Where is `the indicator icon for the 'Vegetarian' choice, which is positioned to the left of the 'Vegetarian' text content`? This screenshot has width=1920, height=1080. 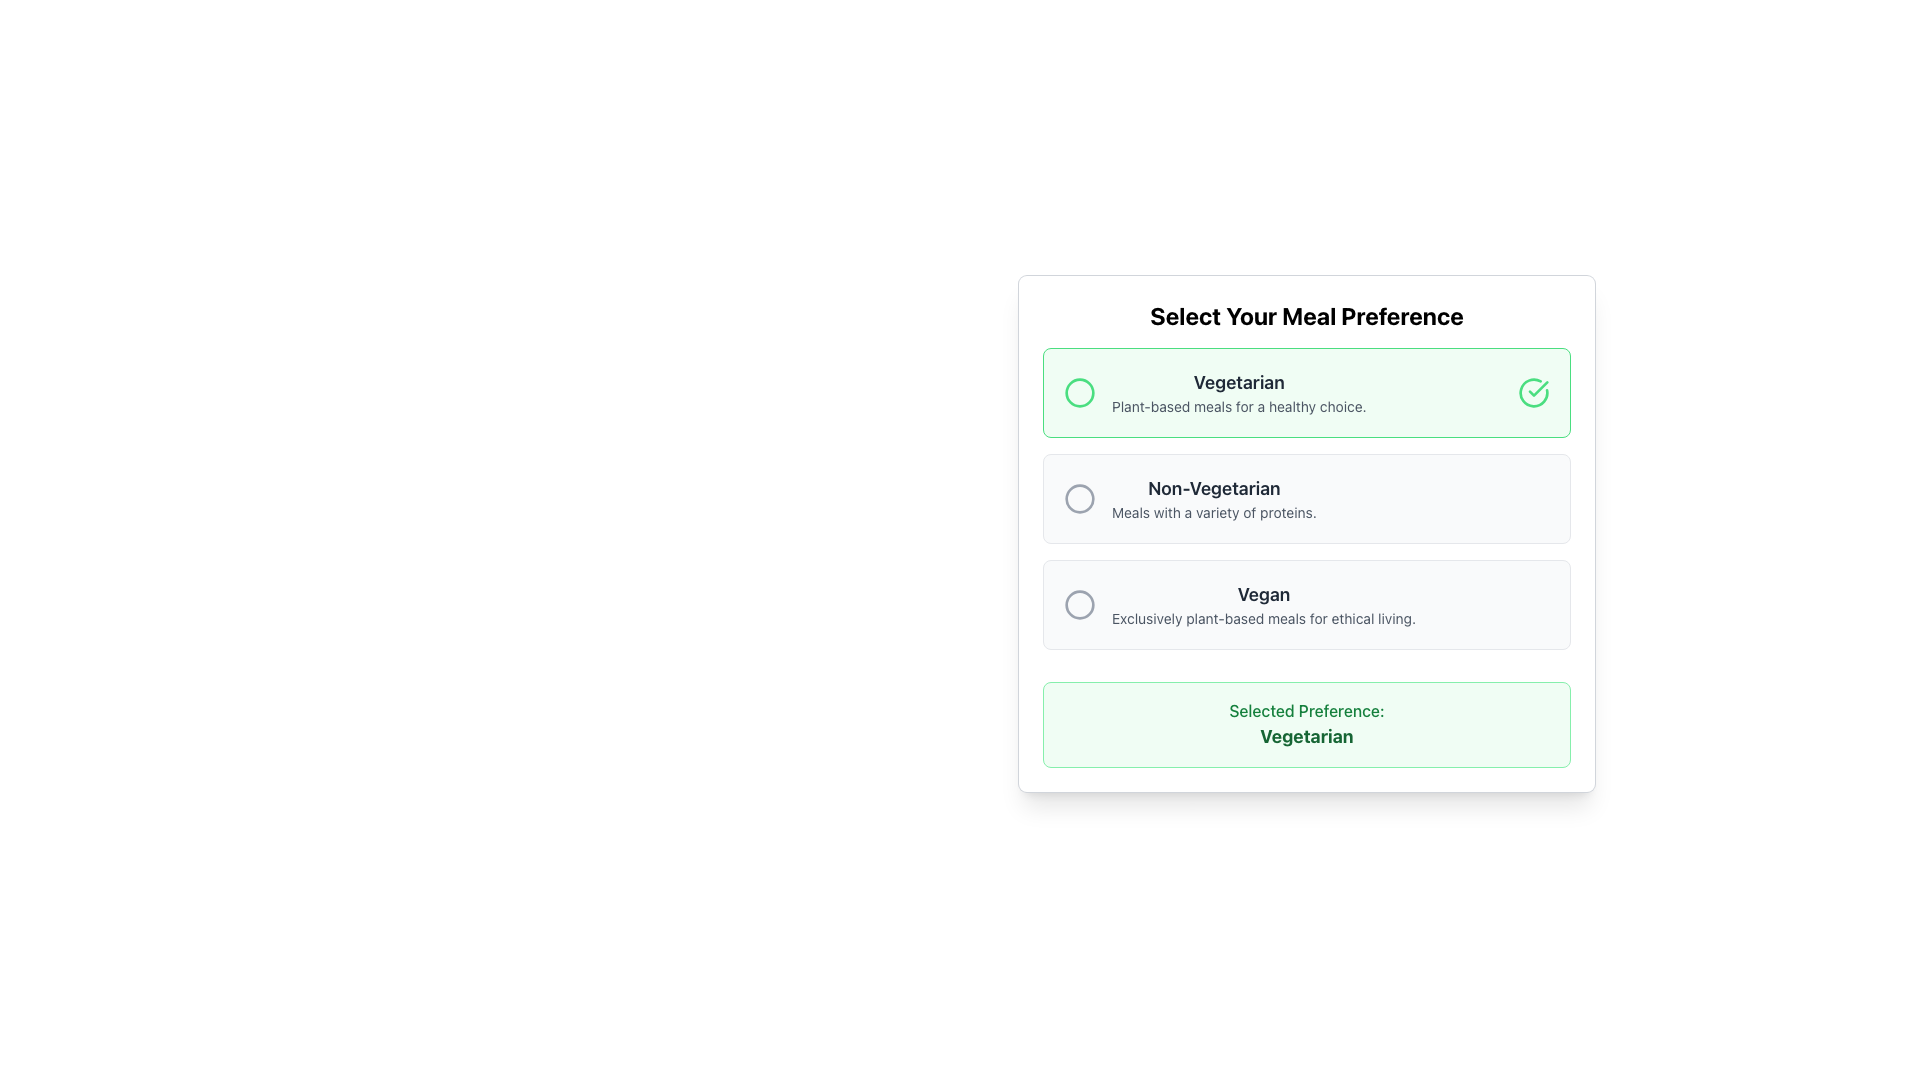 the indicator icon for the 'Vegetarian' choice, which is positioned to the left of the 'Vegetarian' text content is located at coordinates (1079, 393).